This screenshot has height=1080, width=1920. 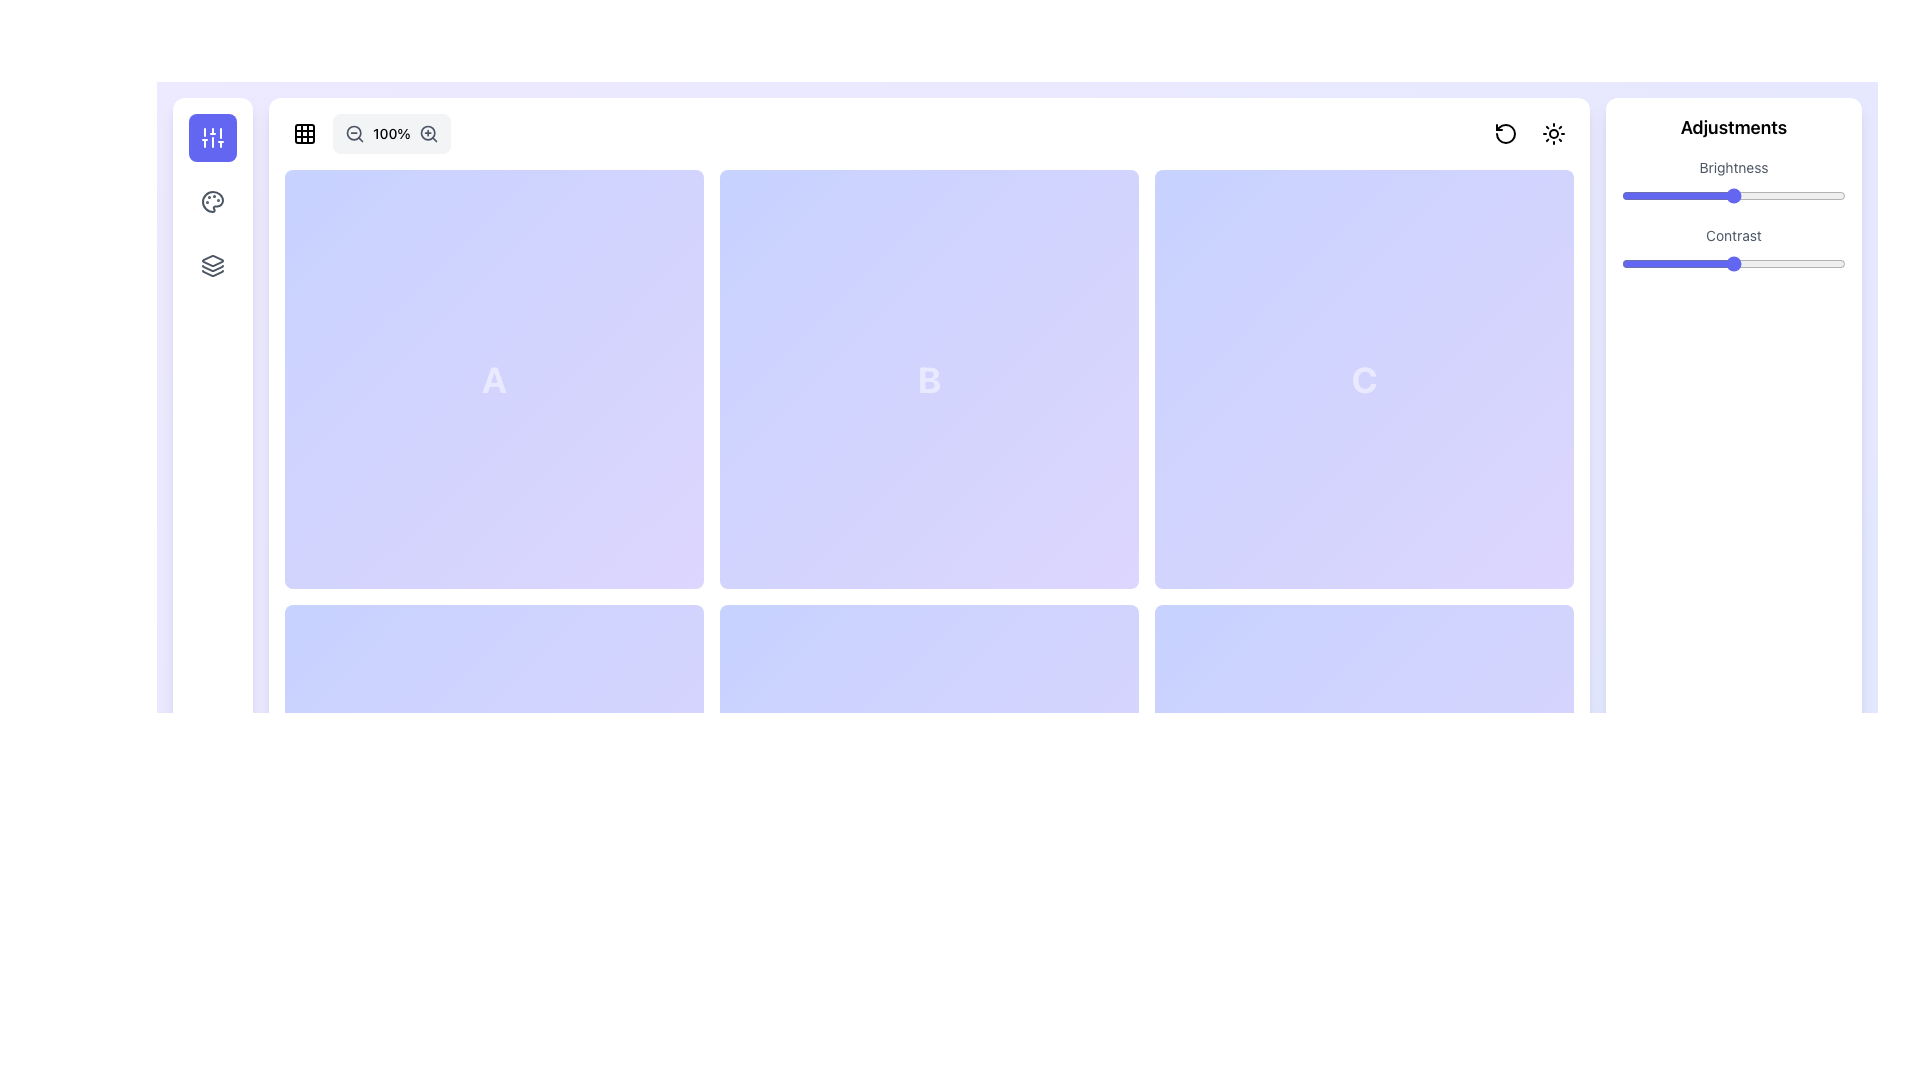 What do you see at coordinates (1506, 134) in the screenshot?
I see `the circular reset button with a counter-clockwise arrow to reset settings` at bounding box center [1506, 134].